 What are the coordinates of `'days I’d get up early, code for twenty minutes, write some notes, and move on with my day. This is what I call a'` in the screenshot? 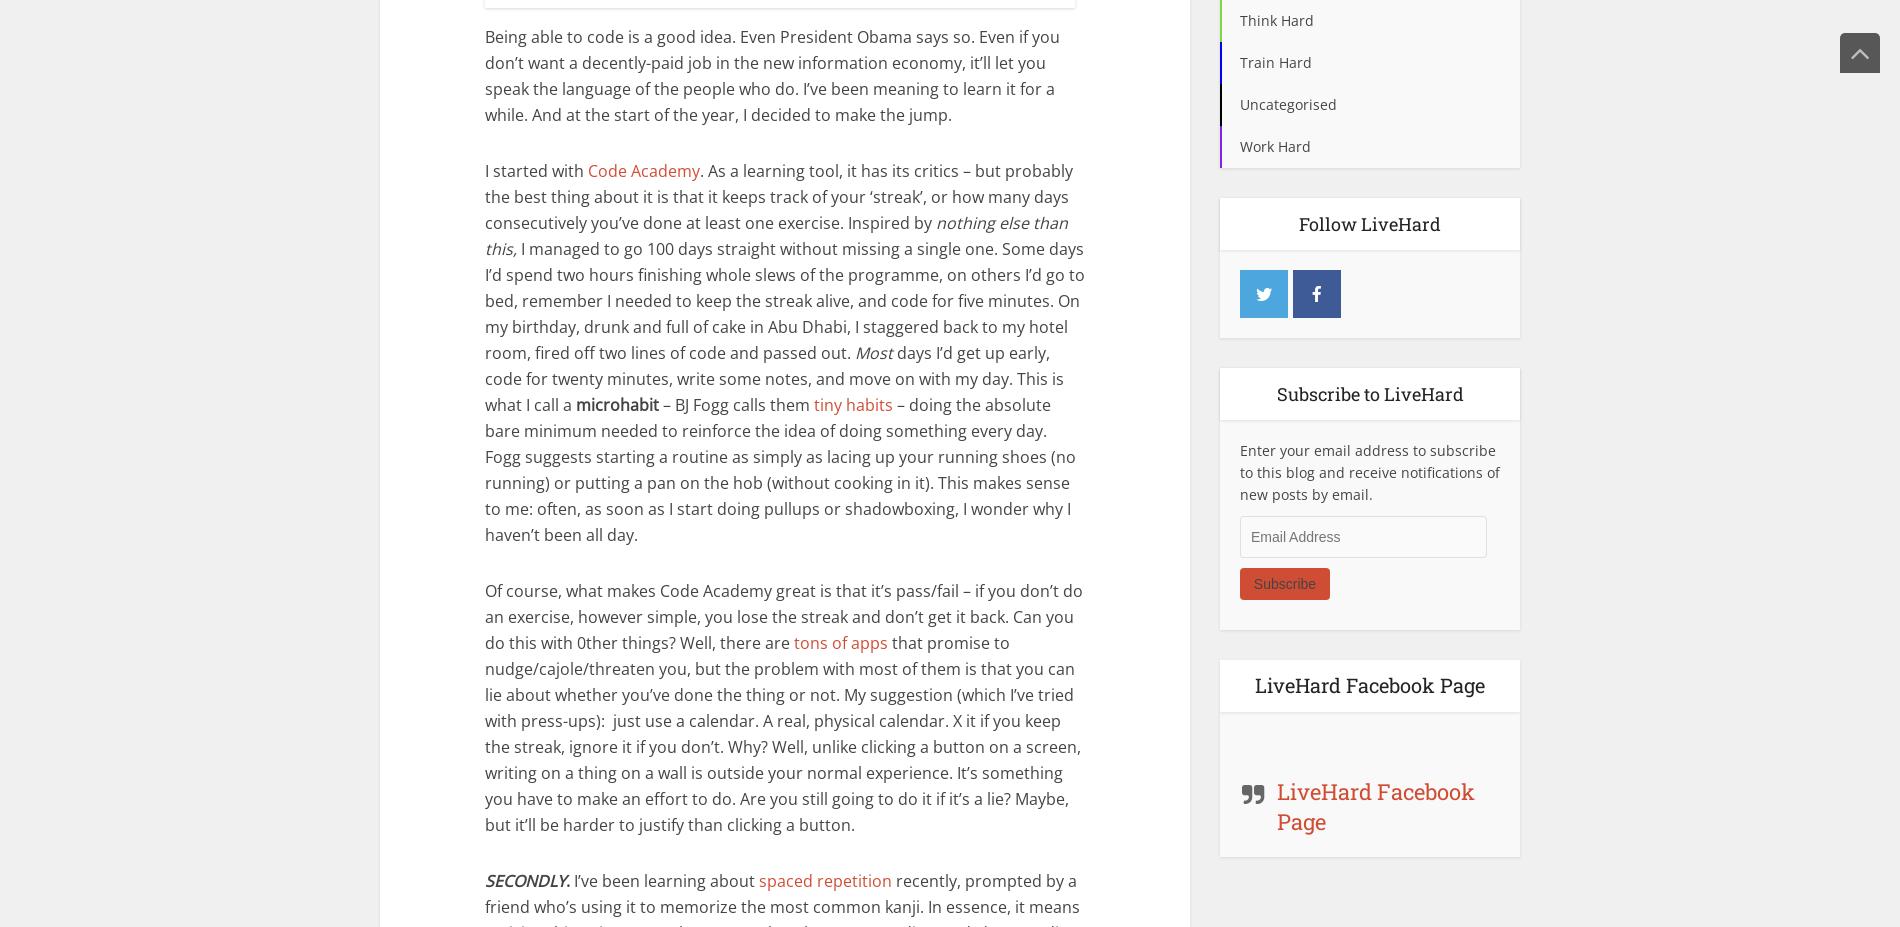 It's located at (773, 377).